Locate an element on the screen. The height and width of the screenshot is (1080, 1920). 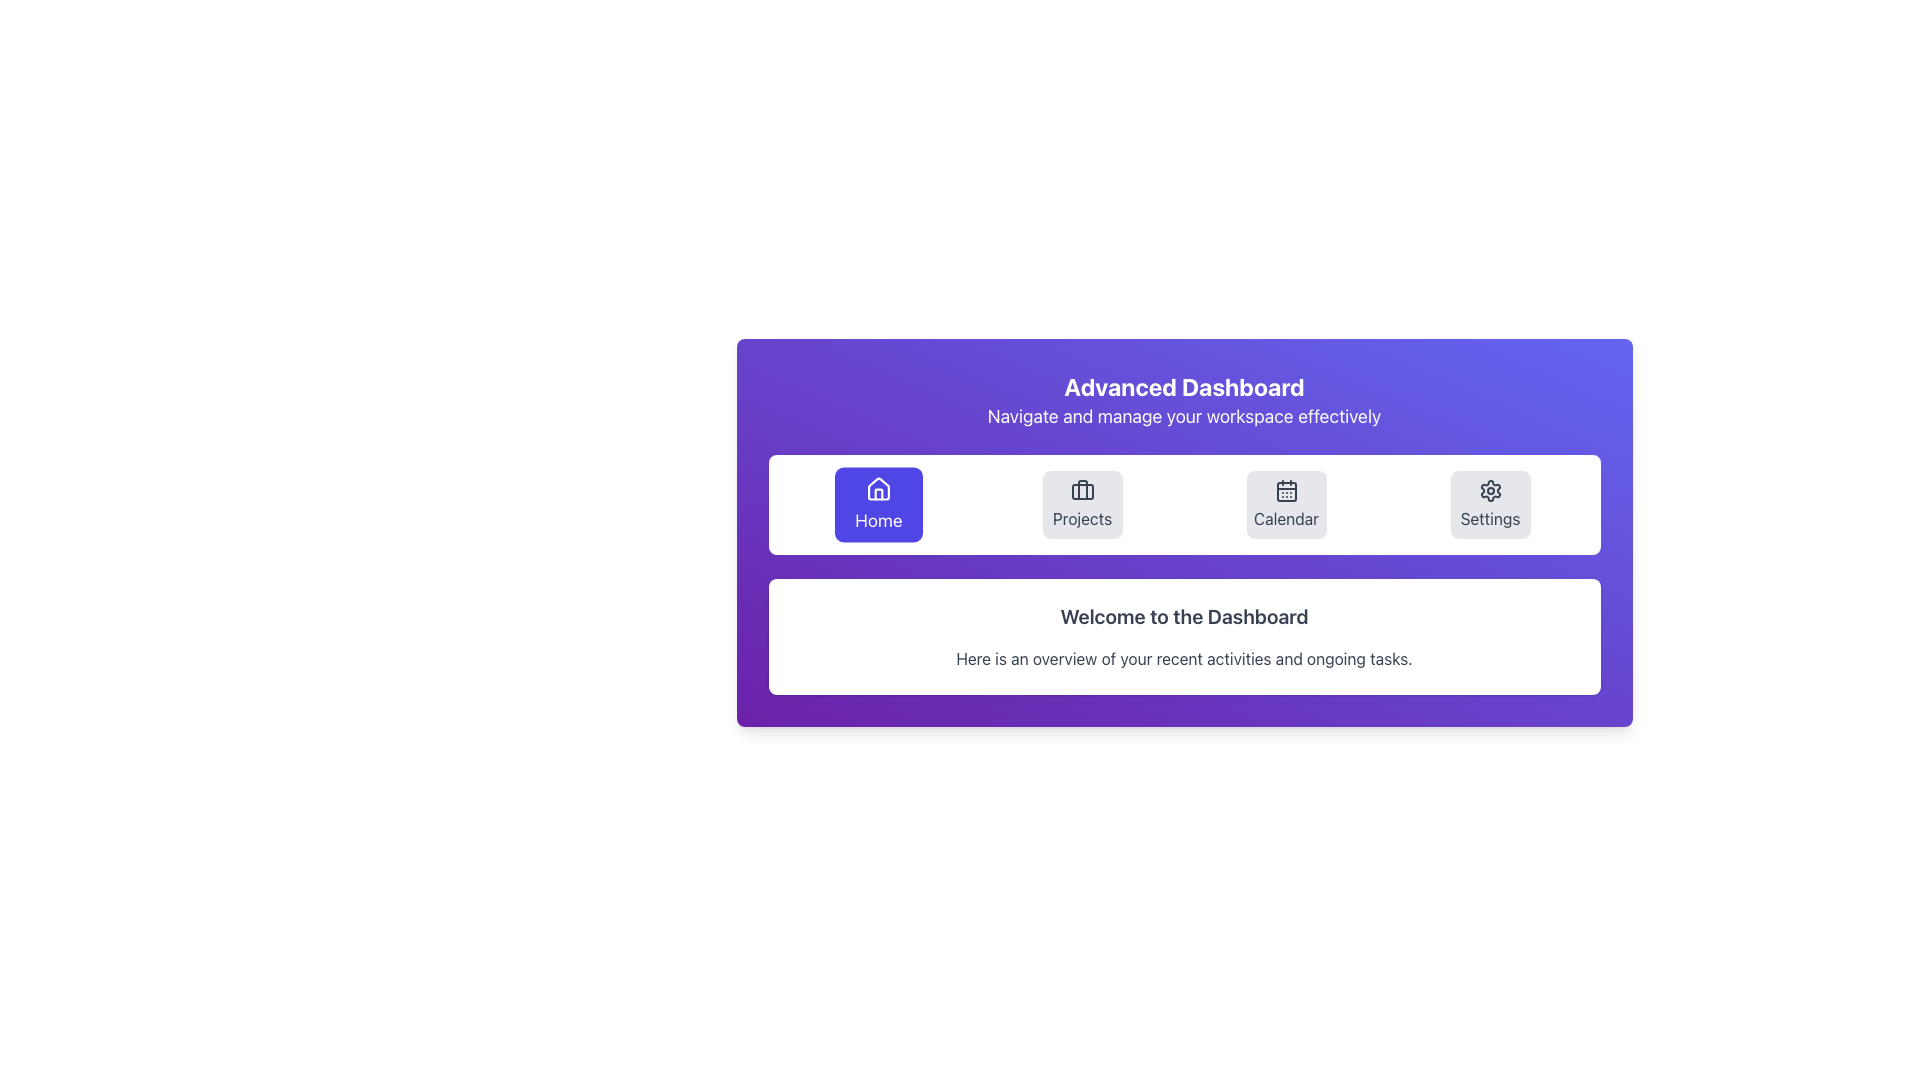
the 'Projects' icon located in the second button from the left in the horizontal toolbar under the 'Advanced Dashboard' heading is located at coordinates (1081, 490).